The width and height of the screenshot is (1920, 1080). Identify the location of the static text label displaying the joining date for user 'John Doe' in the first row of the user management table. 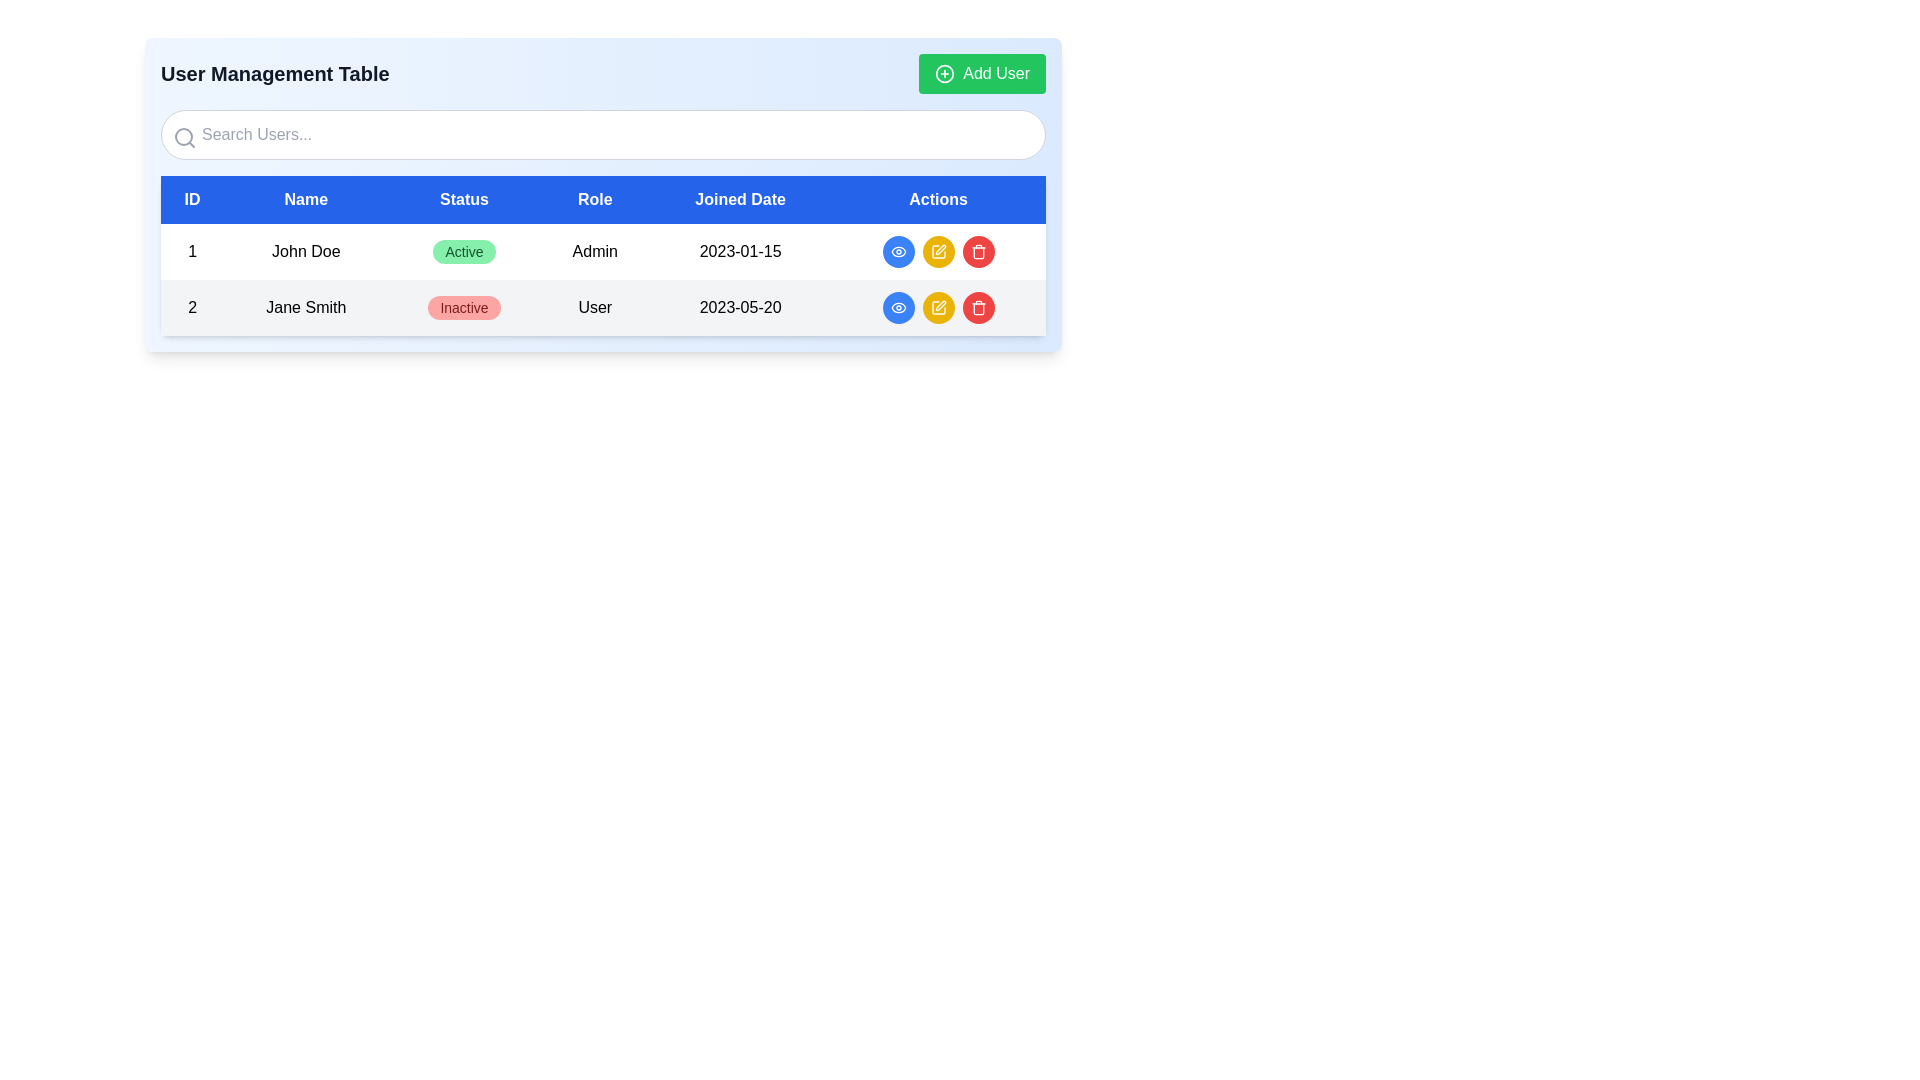
(739, 250).